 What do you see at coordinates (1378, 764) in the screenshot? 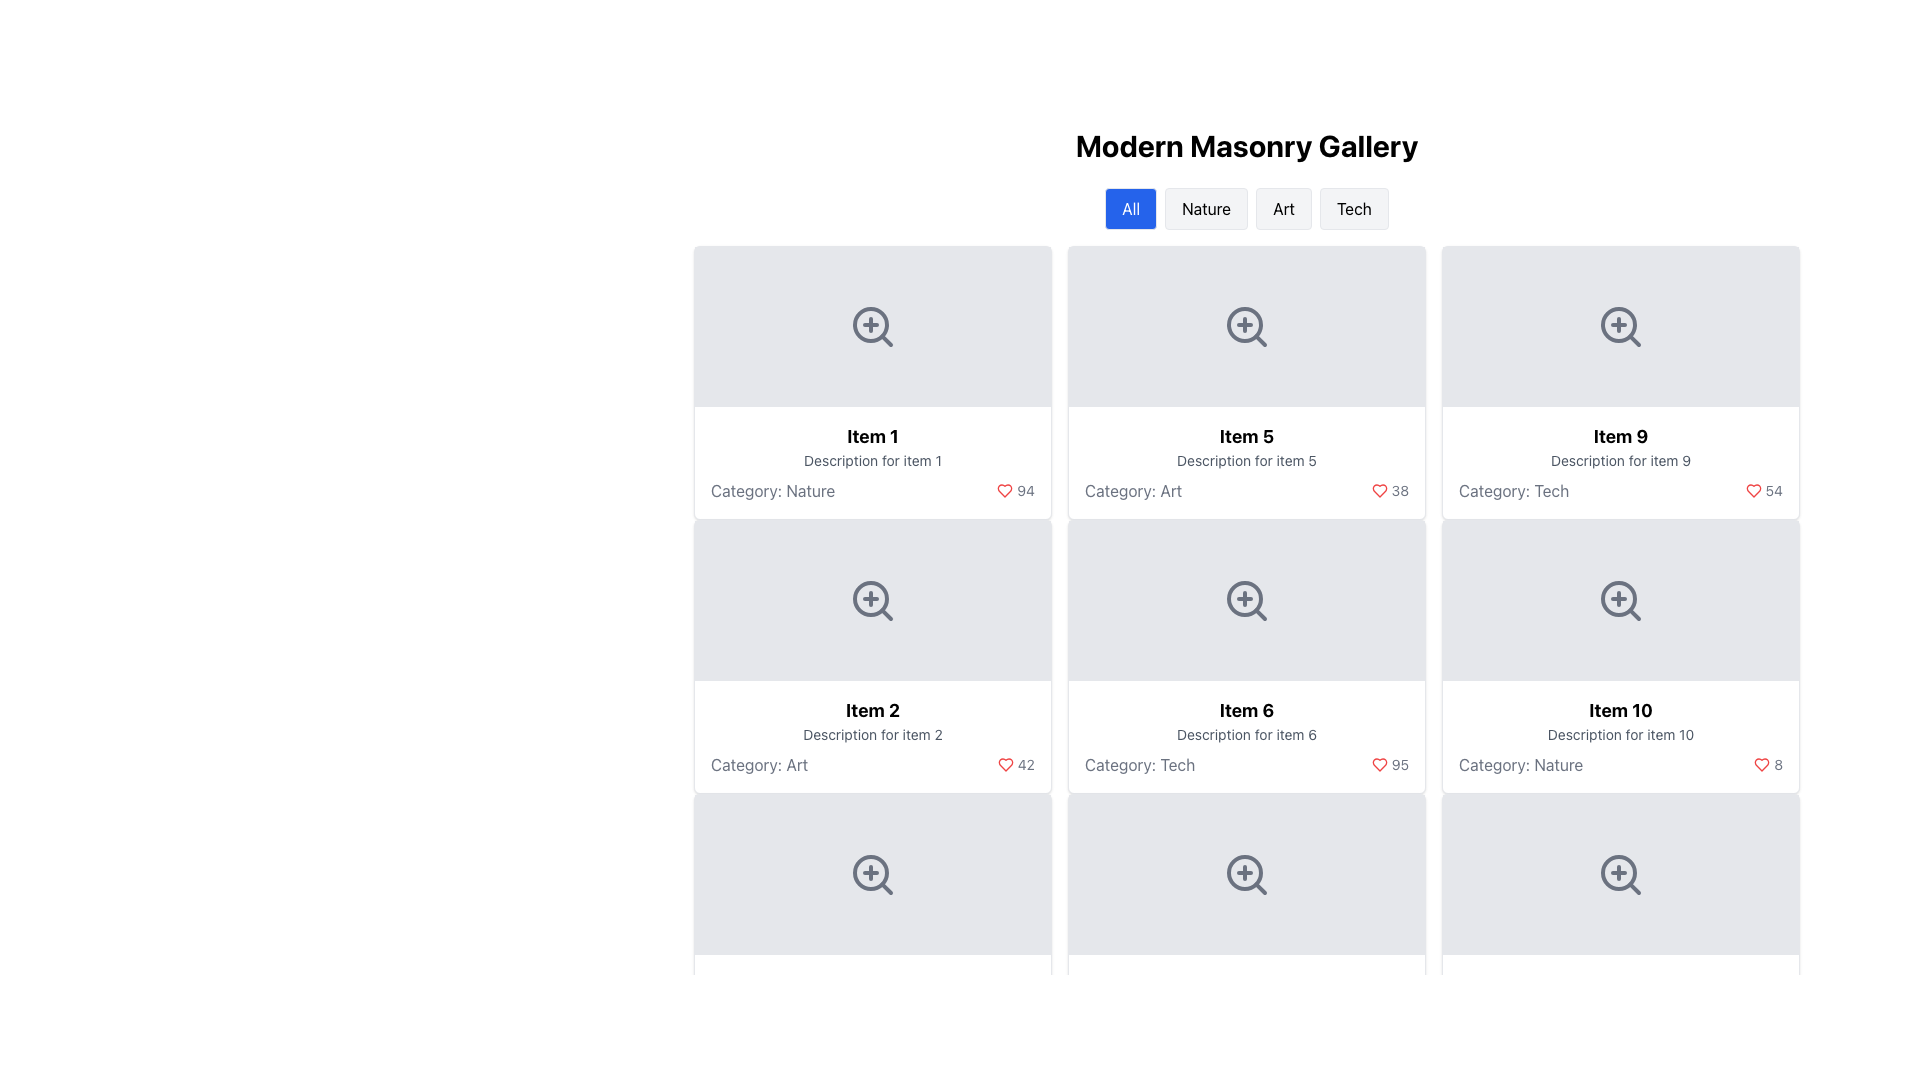
I see `the SVG icon located at the bottom right corner of the card labeled 'Item 6' to like the associated item` at bounding box center [1378, 764].